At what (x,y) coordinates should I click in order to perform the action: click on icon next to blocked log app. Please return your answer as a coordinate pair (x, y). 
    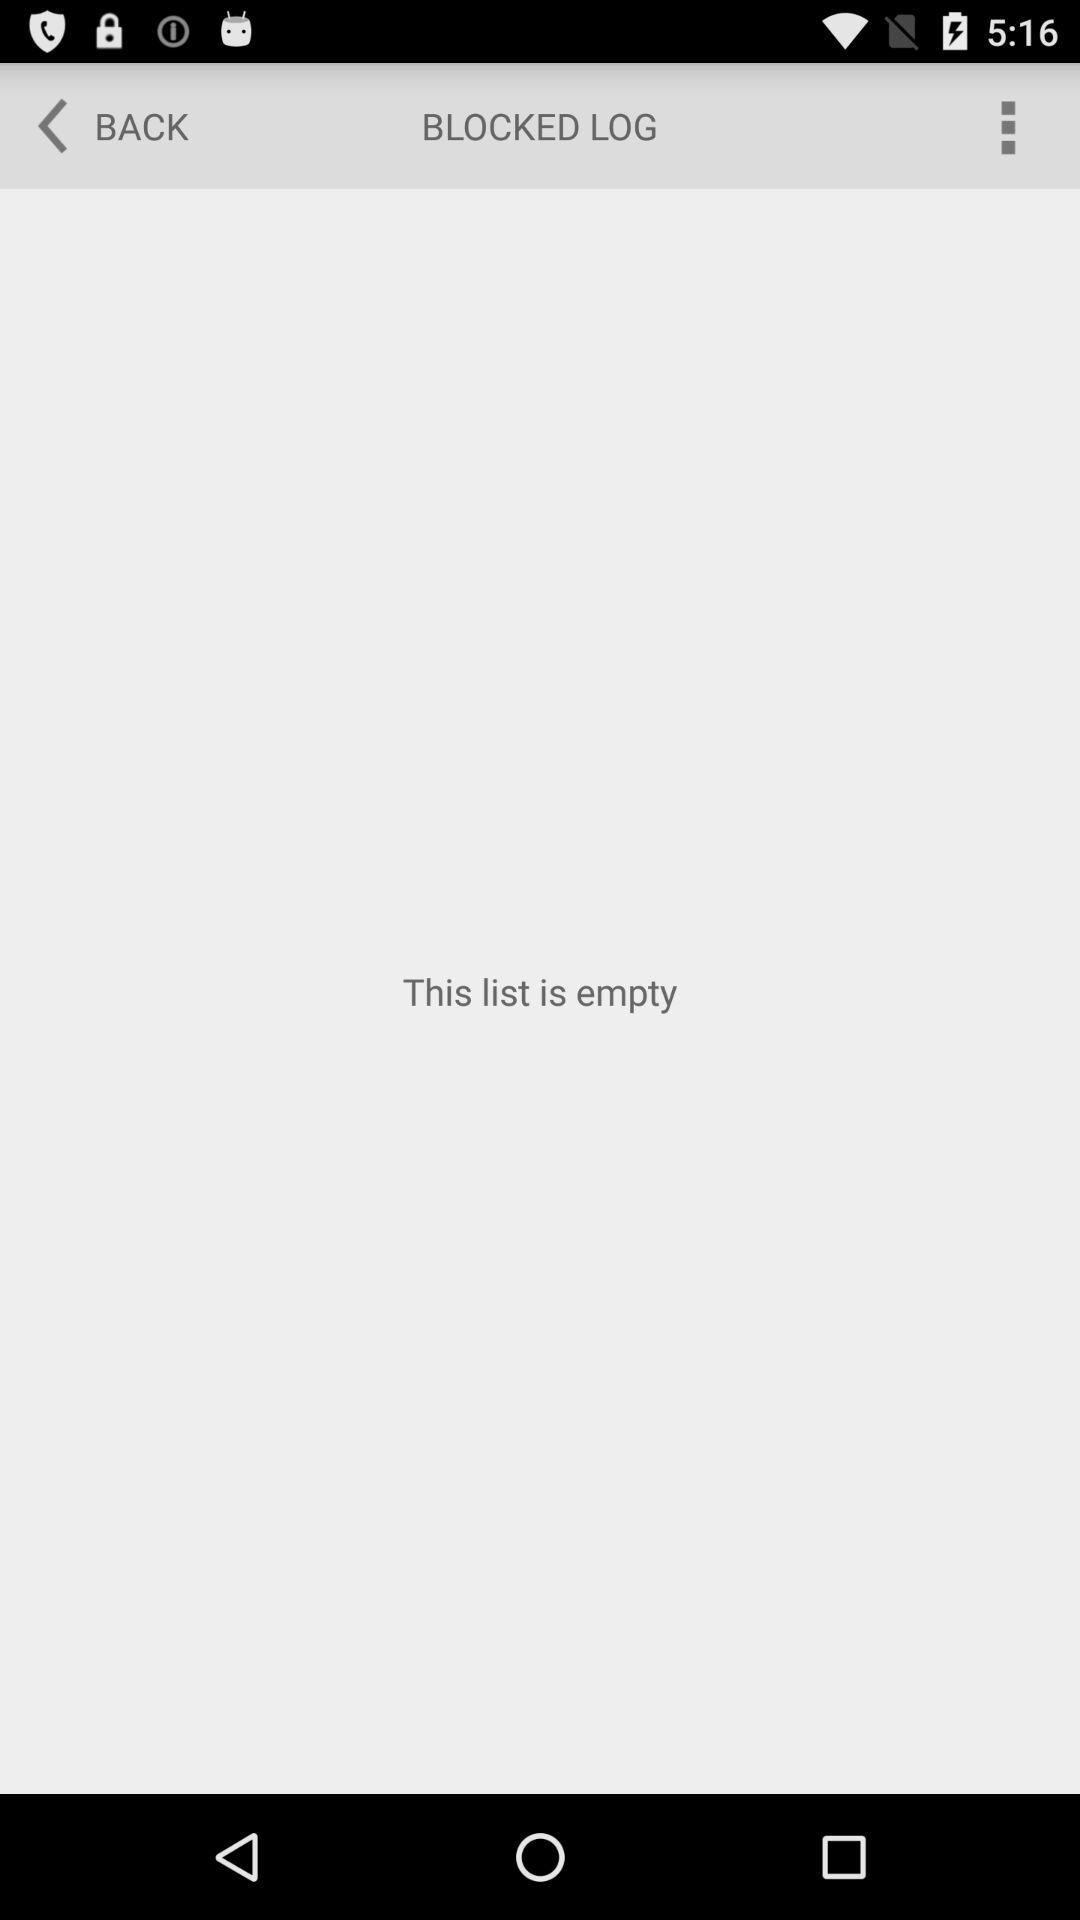
    Looking at the image, I should click on (1006, 124).